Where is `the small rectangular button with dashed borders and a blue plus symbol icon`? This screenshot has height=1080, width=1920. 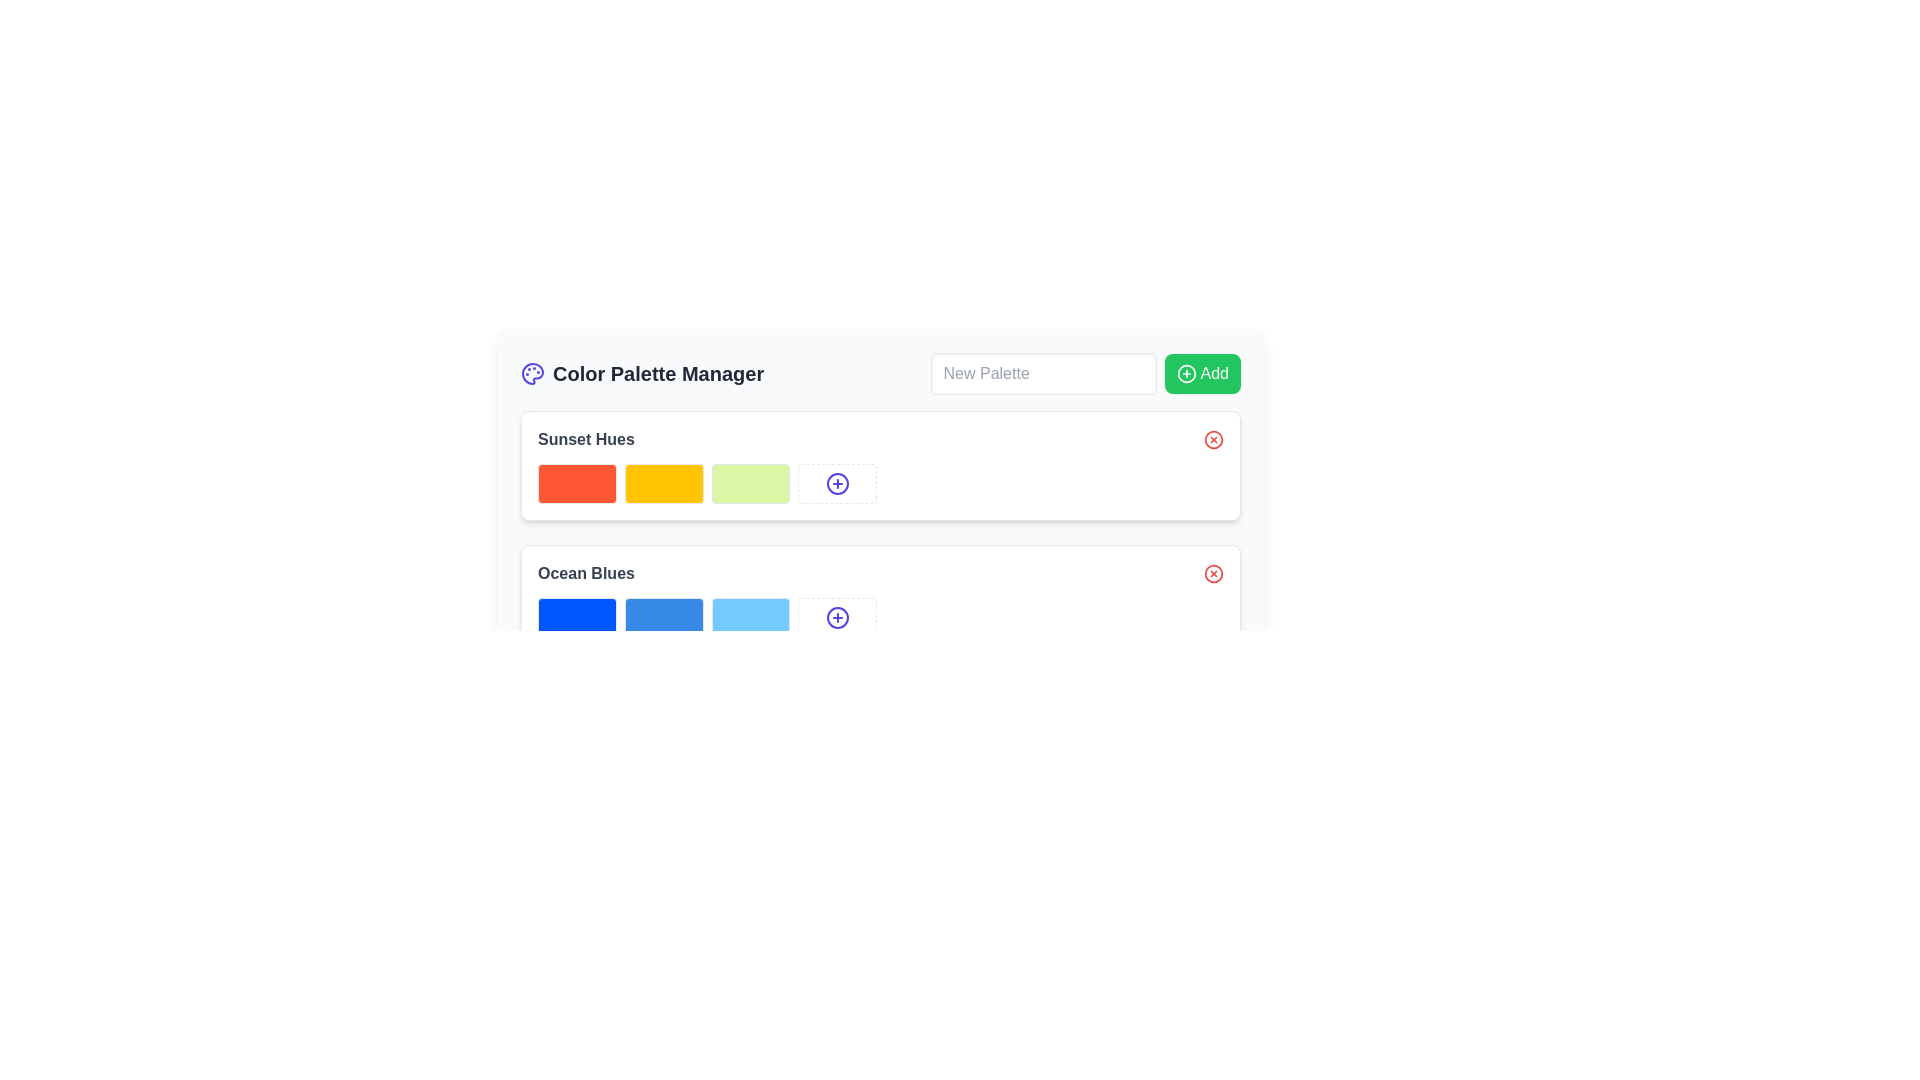 the small rectangular button with dashed borders and a blue plus symbol icon is located at coordinates (837, 483).